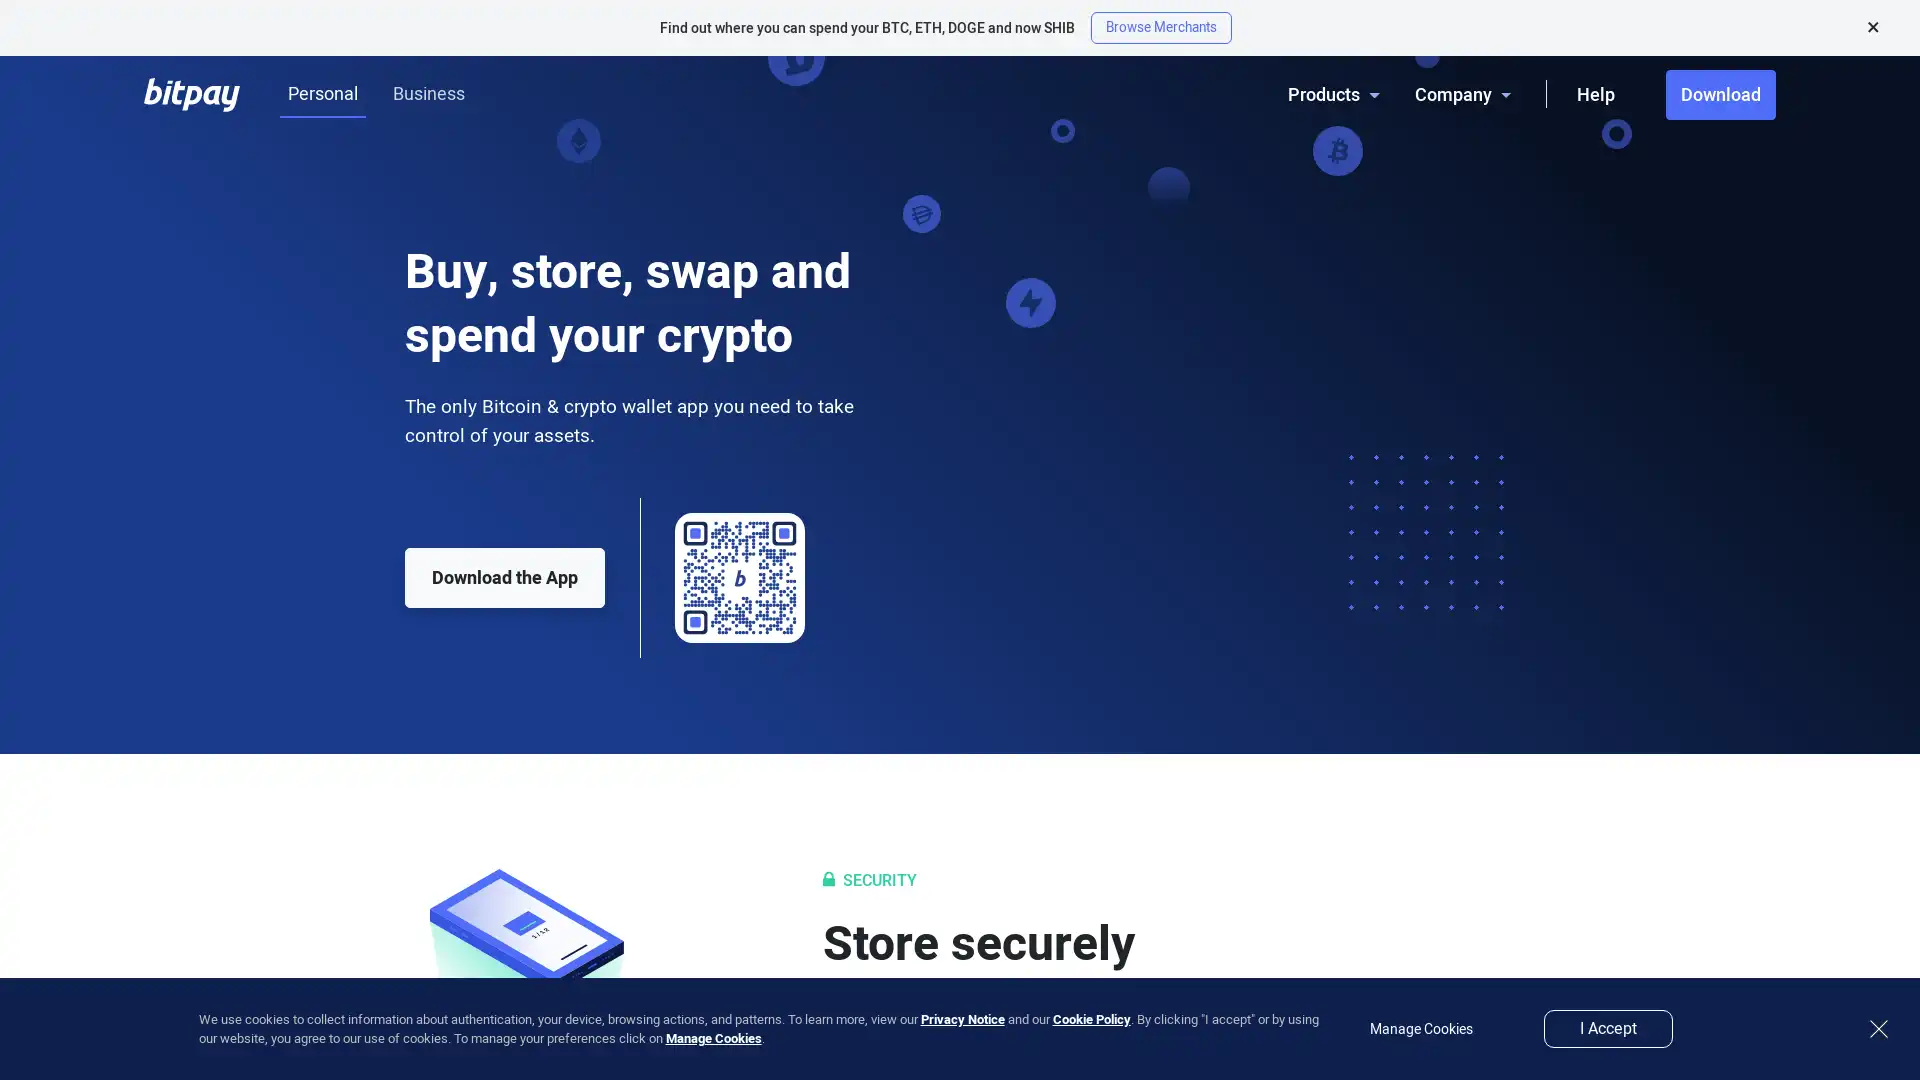  I want to click on I Accept, so click(1608, 1029).